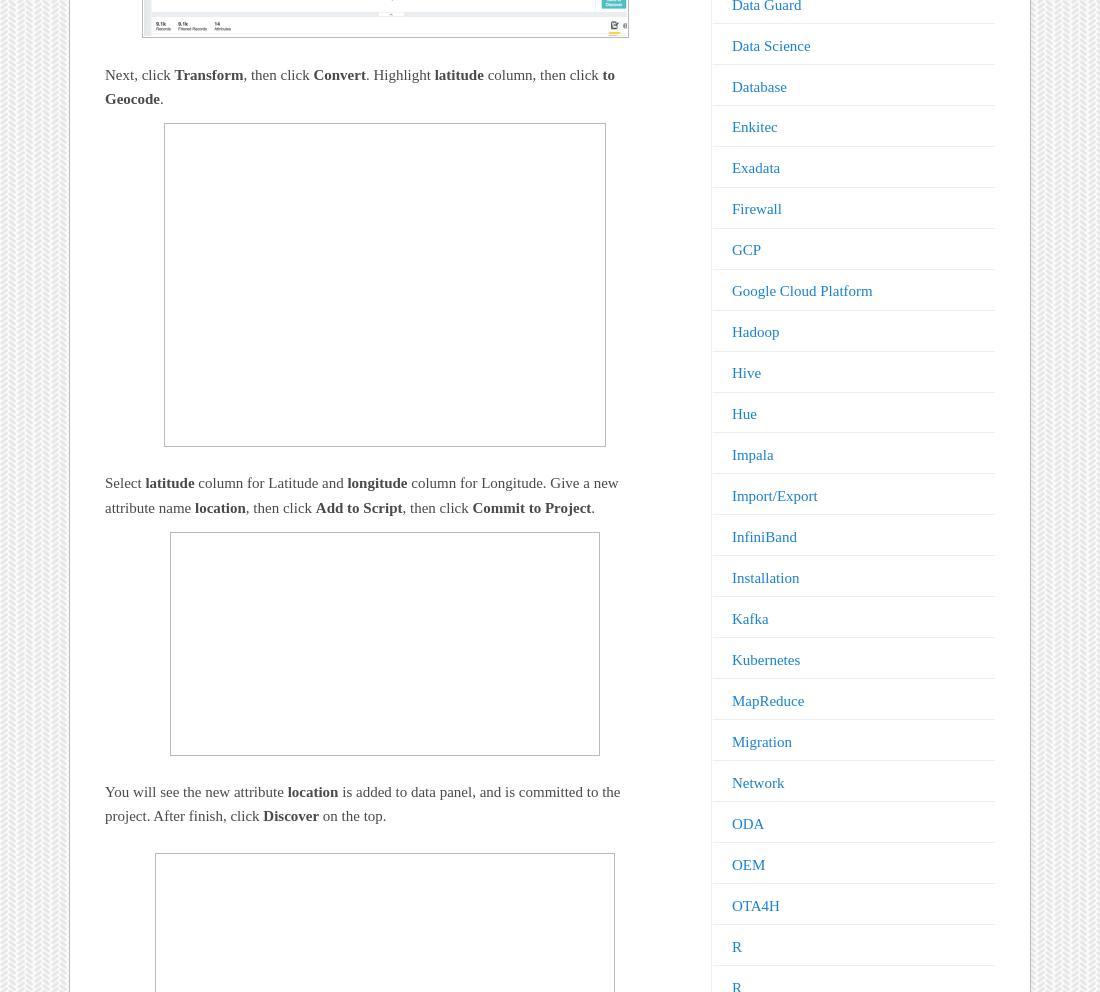  Describe the element at coordinates (362, 804) in the screenshot. I see `'is added to data panel, and is committed to the project. After finish, click'` at that location.